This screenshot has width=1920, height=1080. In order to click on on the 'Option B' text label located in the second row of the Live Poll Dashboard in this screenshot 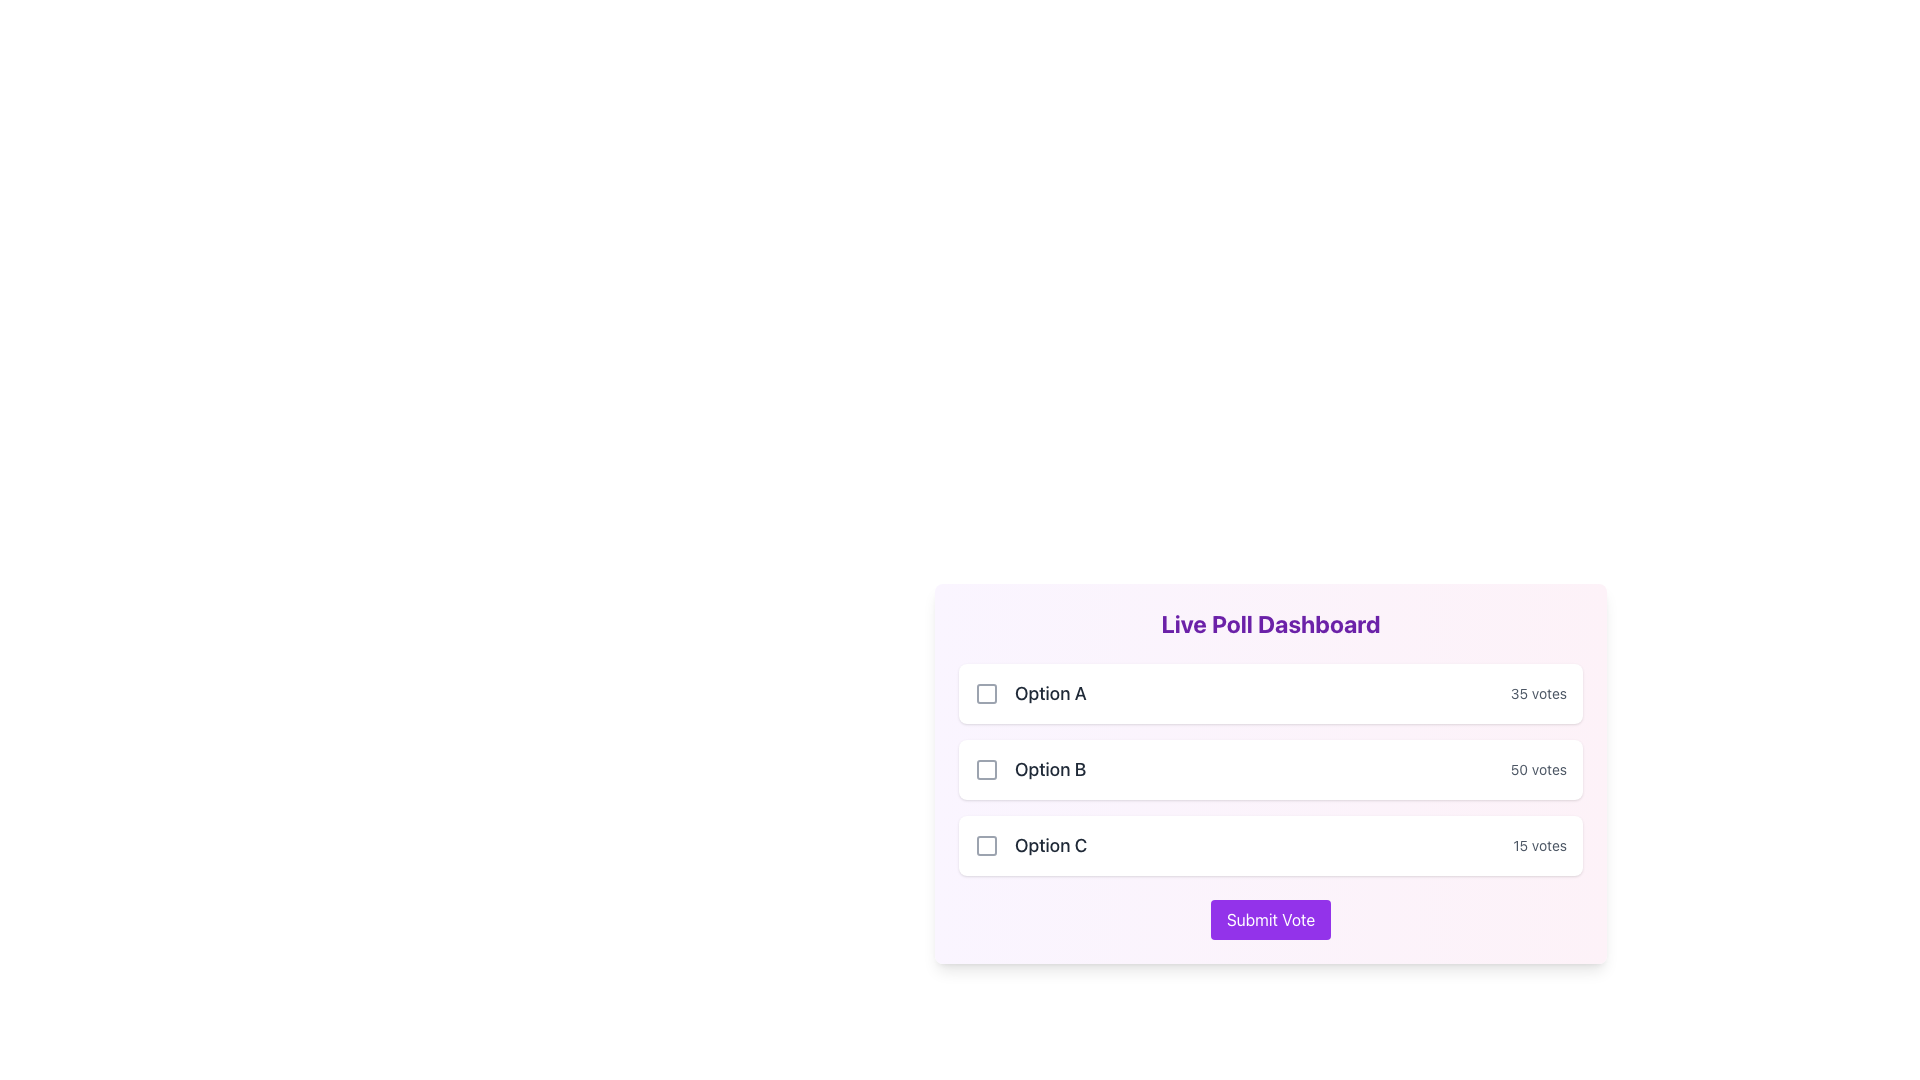, I will do `click(1049, 769)`.